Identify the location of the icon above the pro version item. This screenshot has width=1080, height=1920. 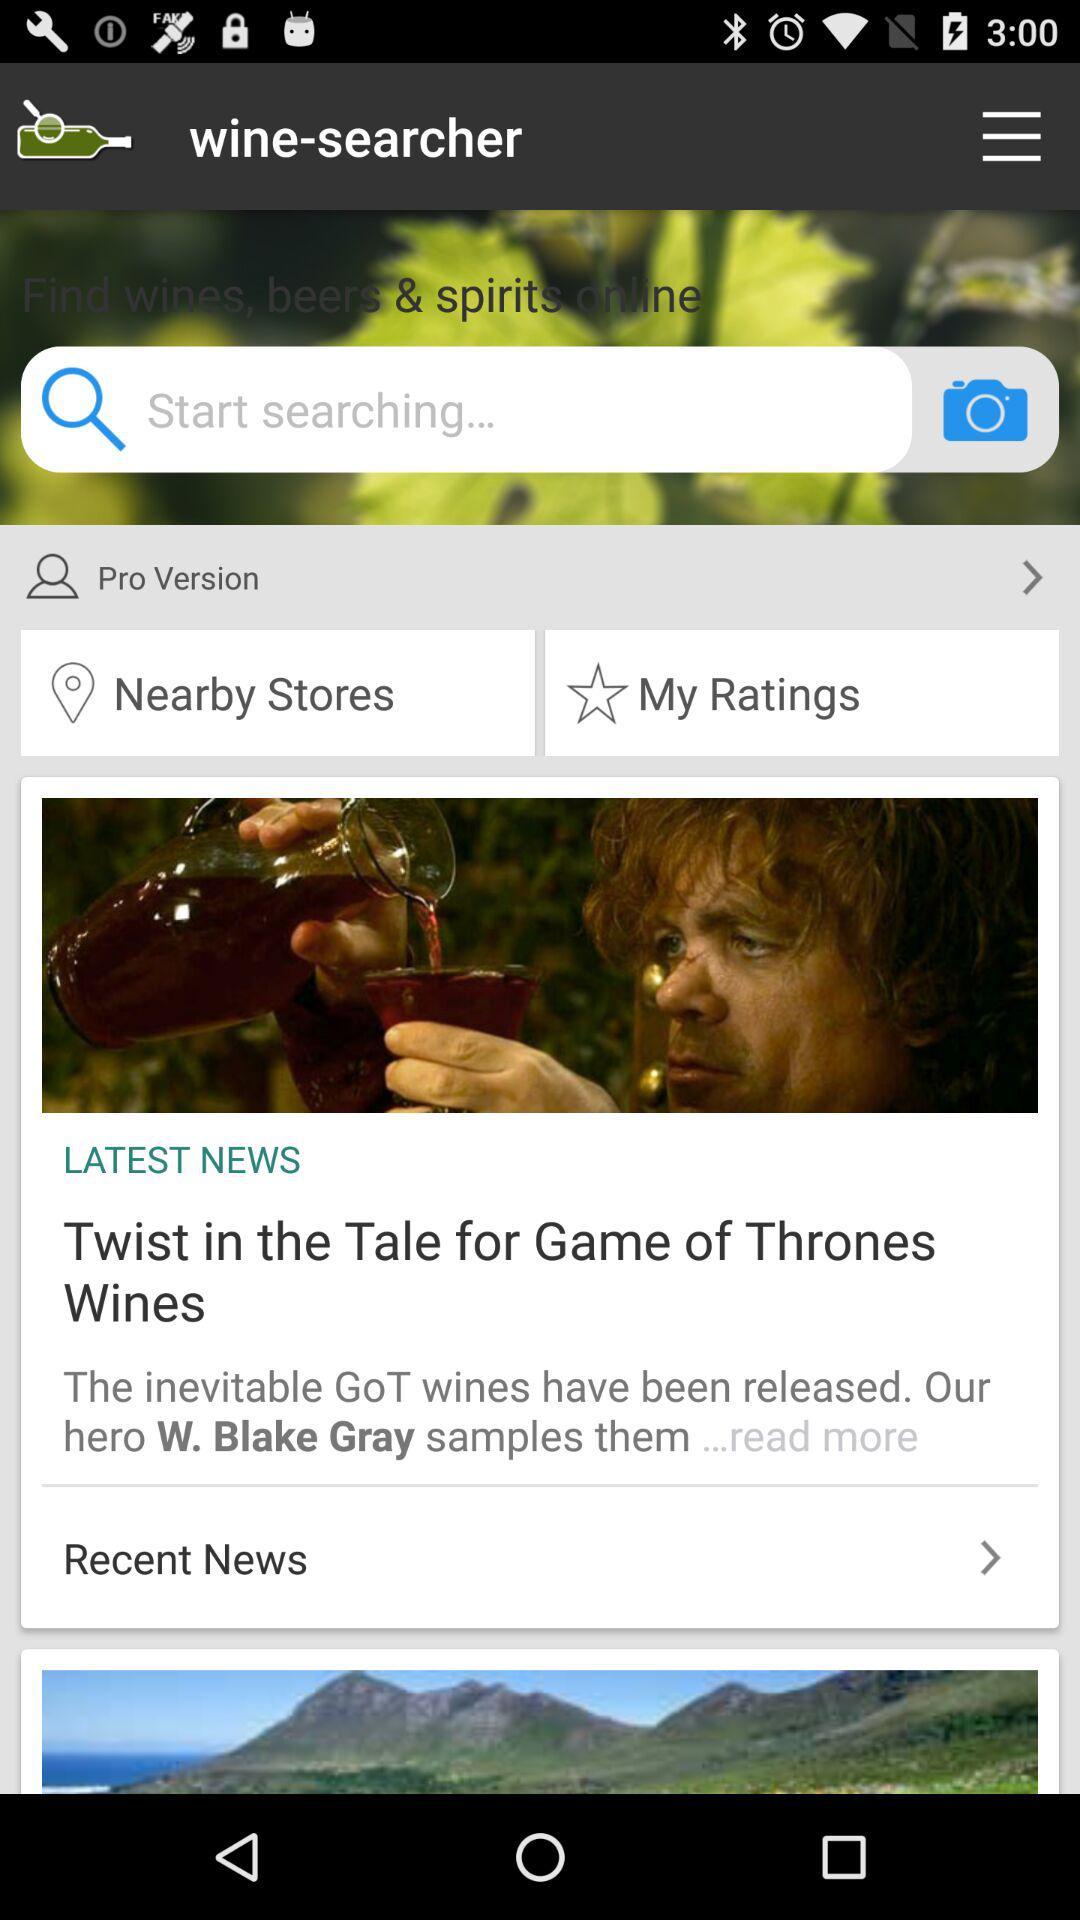
(984, 408).